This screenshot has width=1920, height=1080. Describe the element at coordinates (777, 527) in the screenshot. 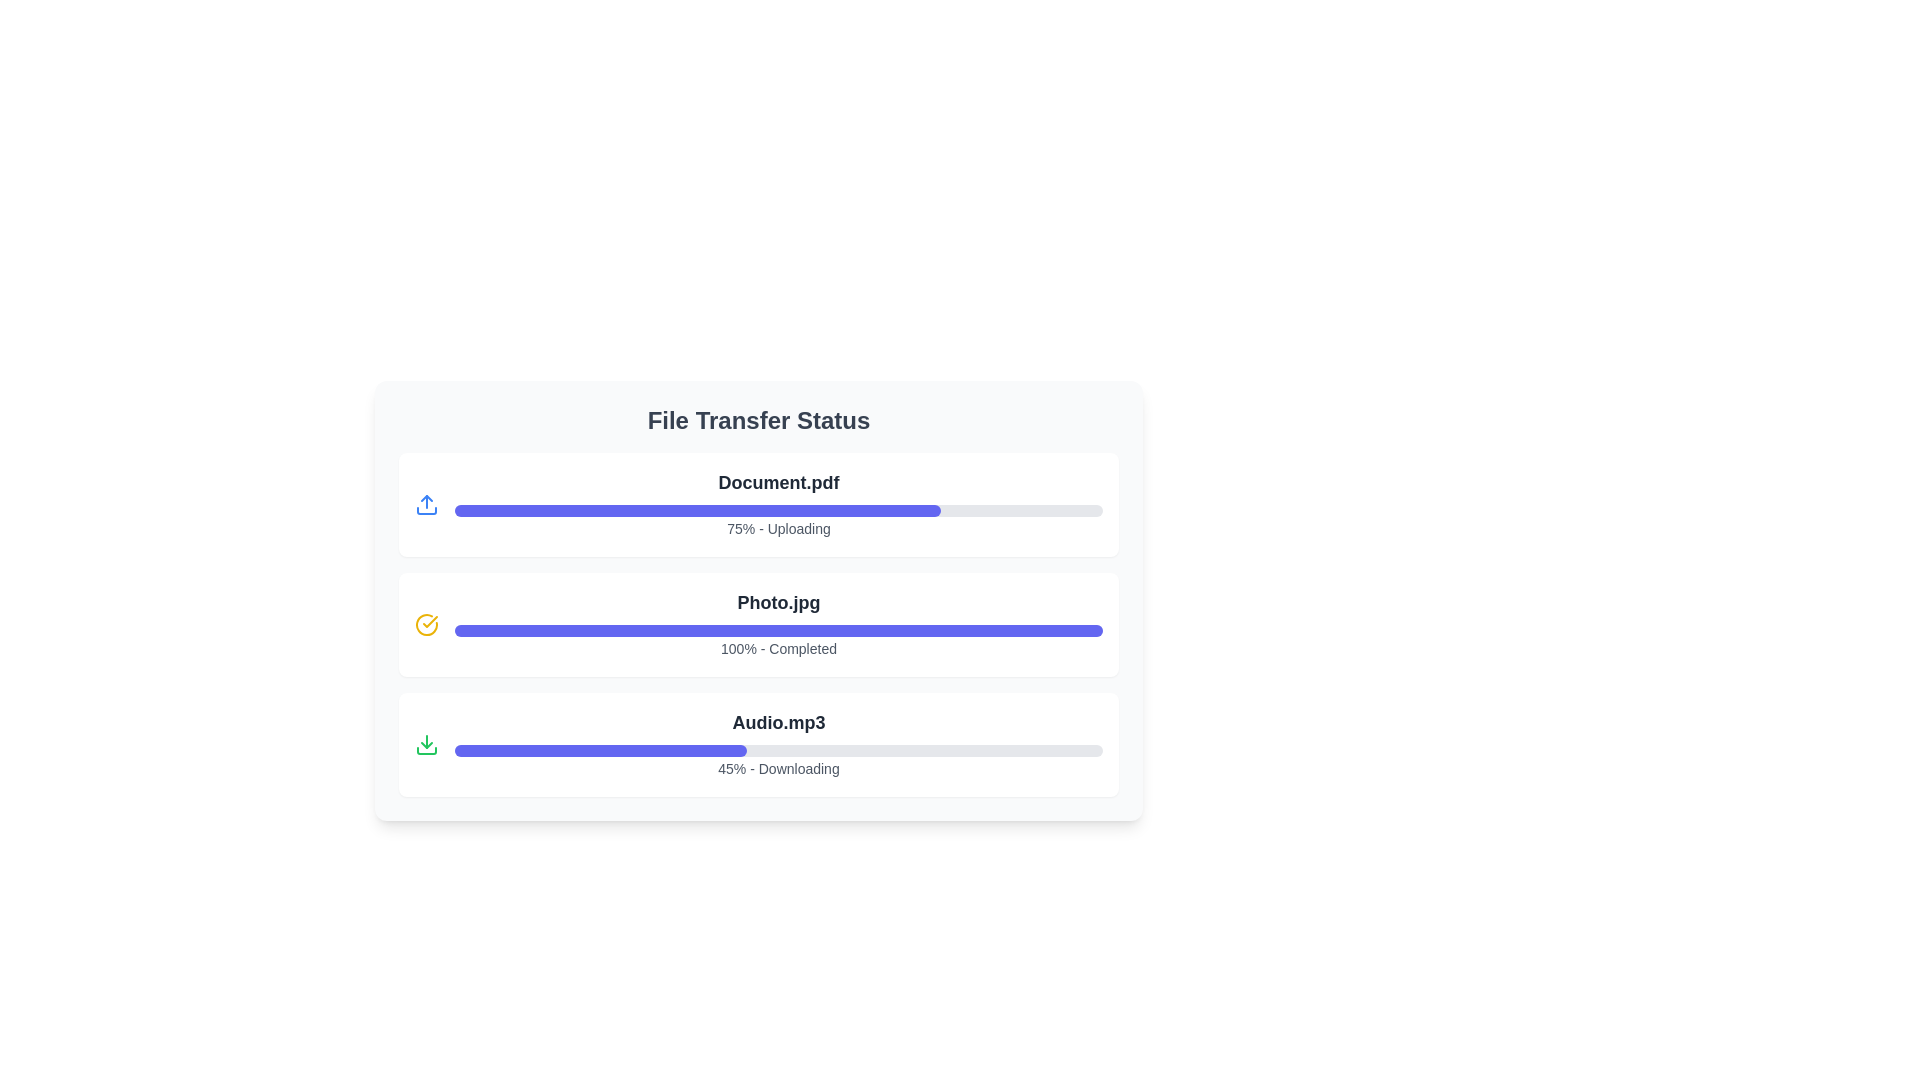

I see `the line of text reading '75% - Uploading' located beneath the file name and progress bar for the file labeled 'Document.pdf'` at that location.